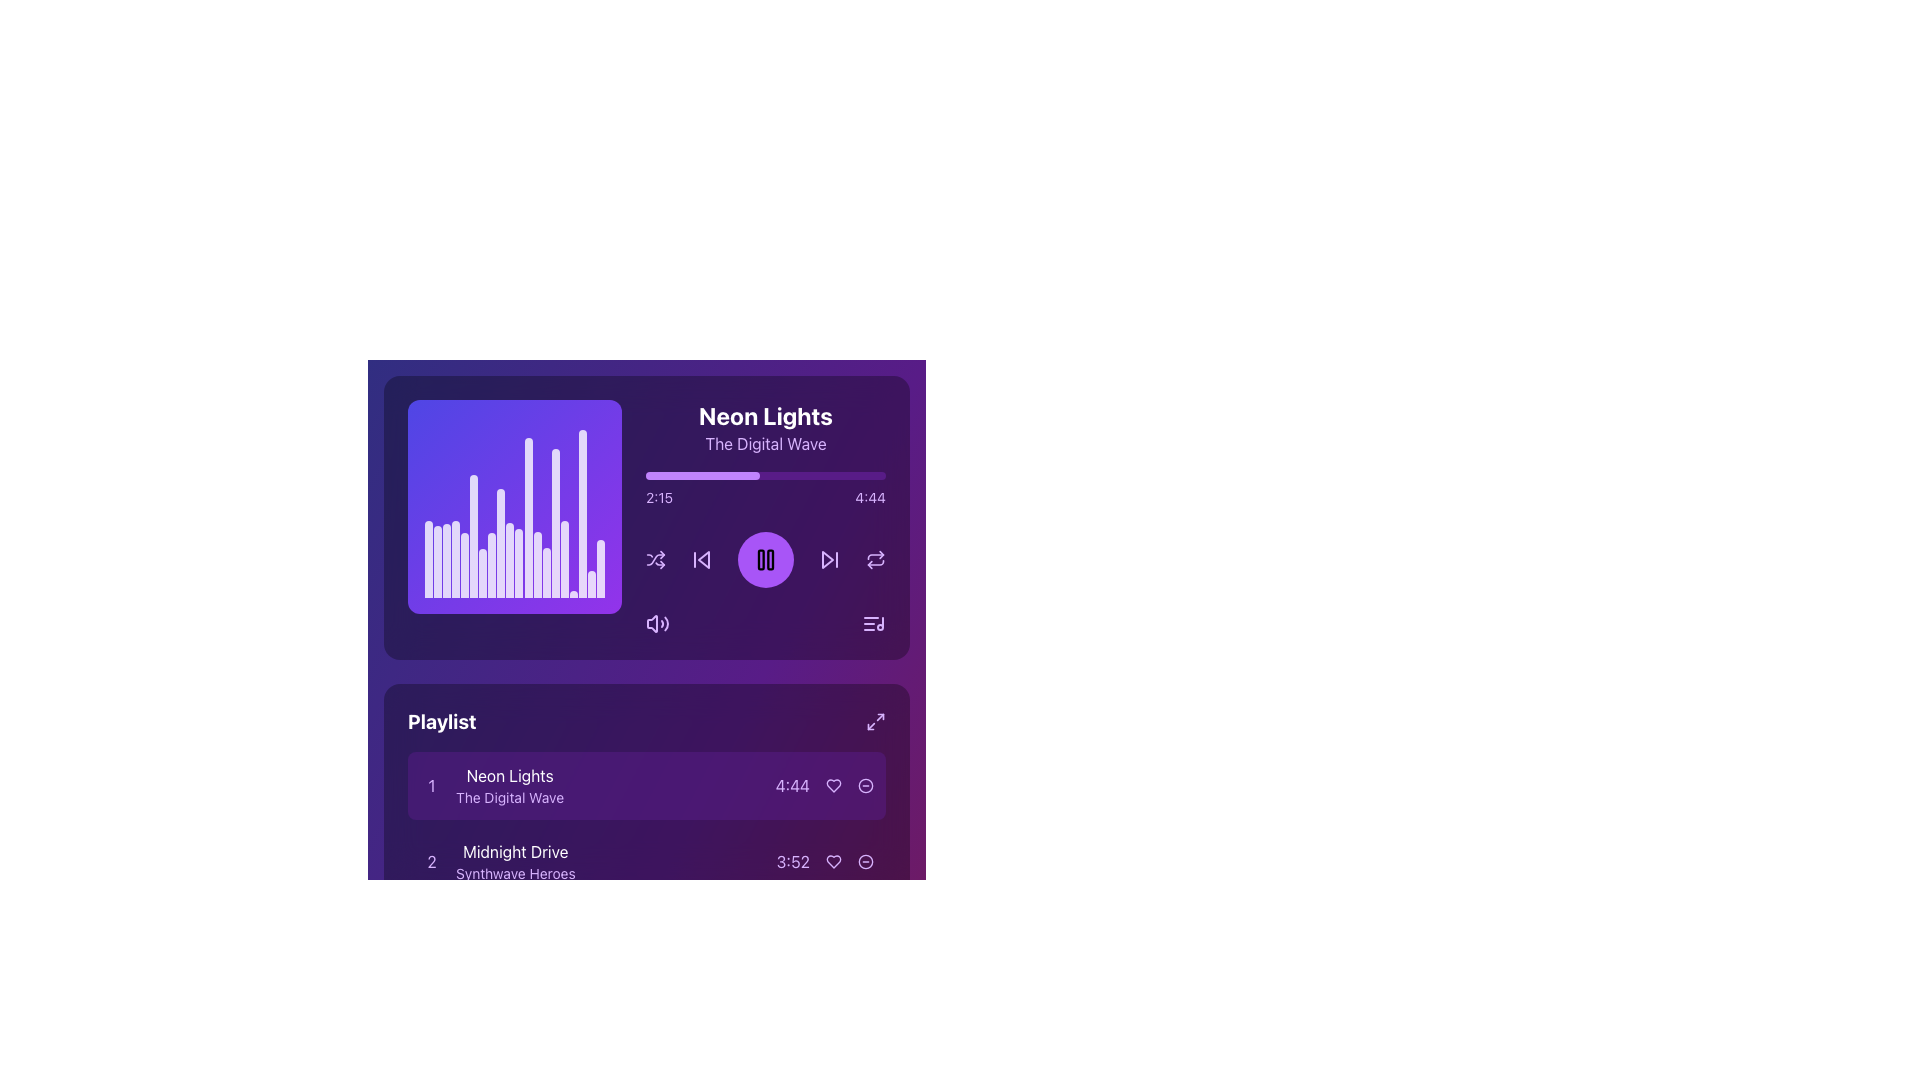 The image size is (1920, 1080). What do you see at coordinates (600, 569) in the screenshot?
I see `changes in height or appearance of the 19th bar in the music visualizer component, which is part of a grid of 20 bars located within a square-shaped gradient background visualizer section` at bounding box center [600, 569].